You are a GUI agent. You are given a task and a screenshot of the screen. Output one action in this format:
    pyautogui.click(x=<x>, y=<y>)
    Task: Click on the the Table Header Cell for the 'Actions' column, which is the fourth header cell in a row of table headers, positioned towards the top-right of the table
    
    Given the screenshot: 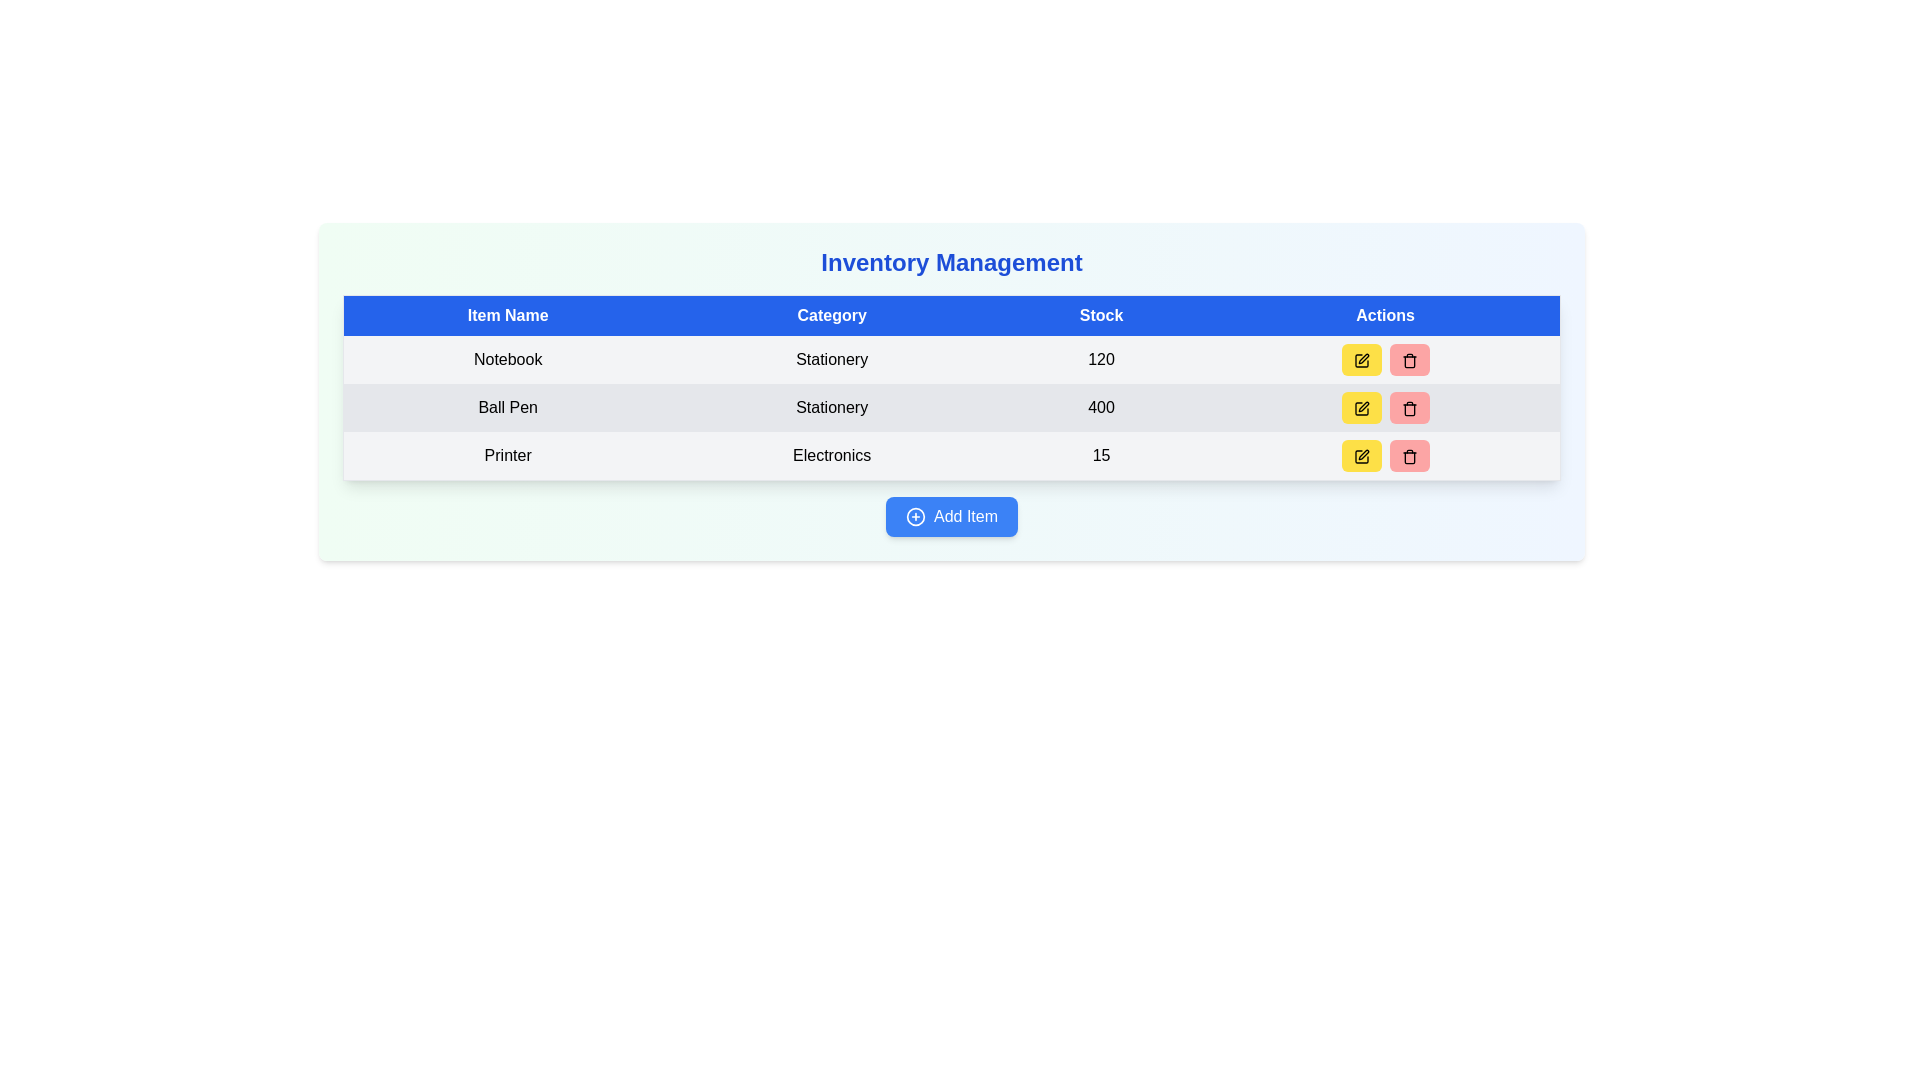 What is the action you would take?
    pyautogui.click(x=1384, y=315)
    